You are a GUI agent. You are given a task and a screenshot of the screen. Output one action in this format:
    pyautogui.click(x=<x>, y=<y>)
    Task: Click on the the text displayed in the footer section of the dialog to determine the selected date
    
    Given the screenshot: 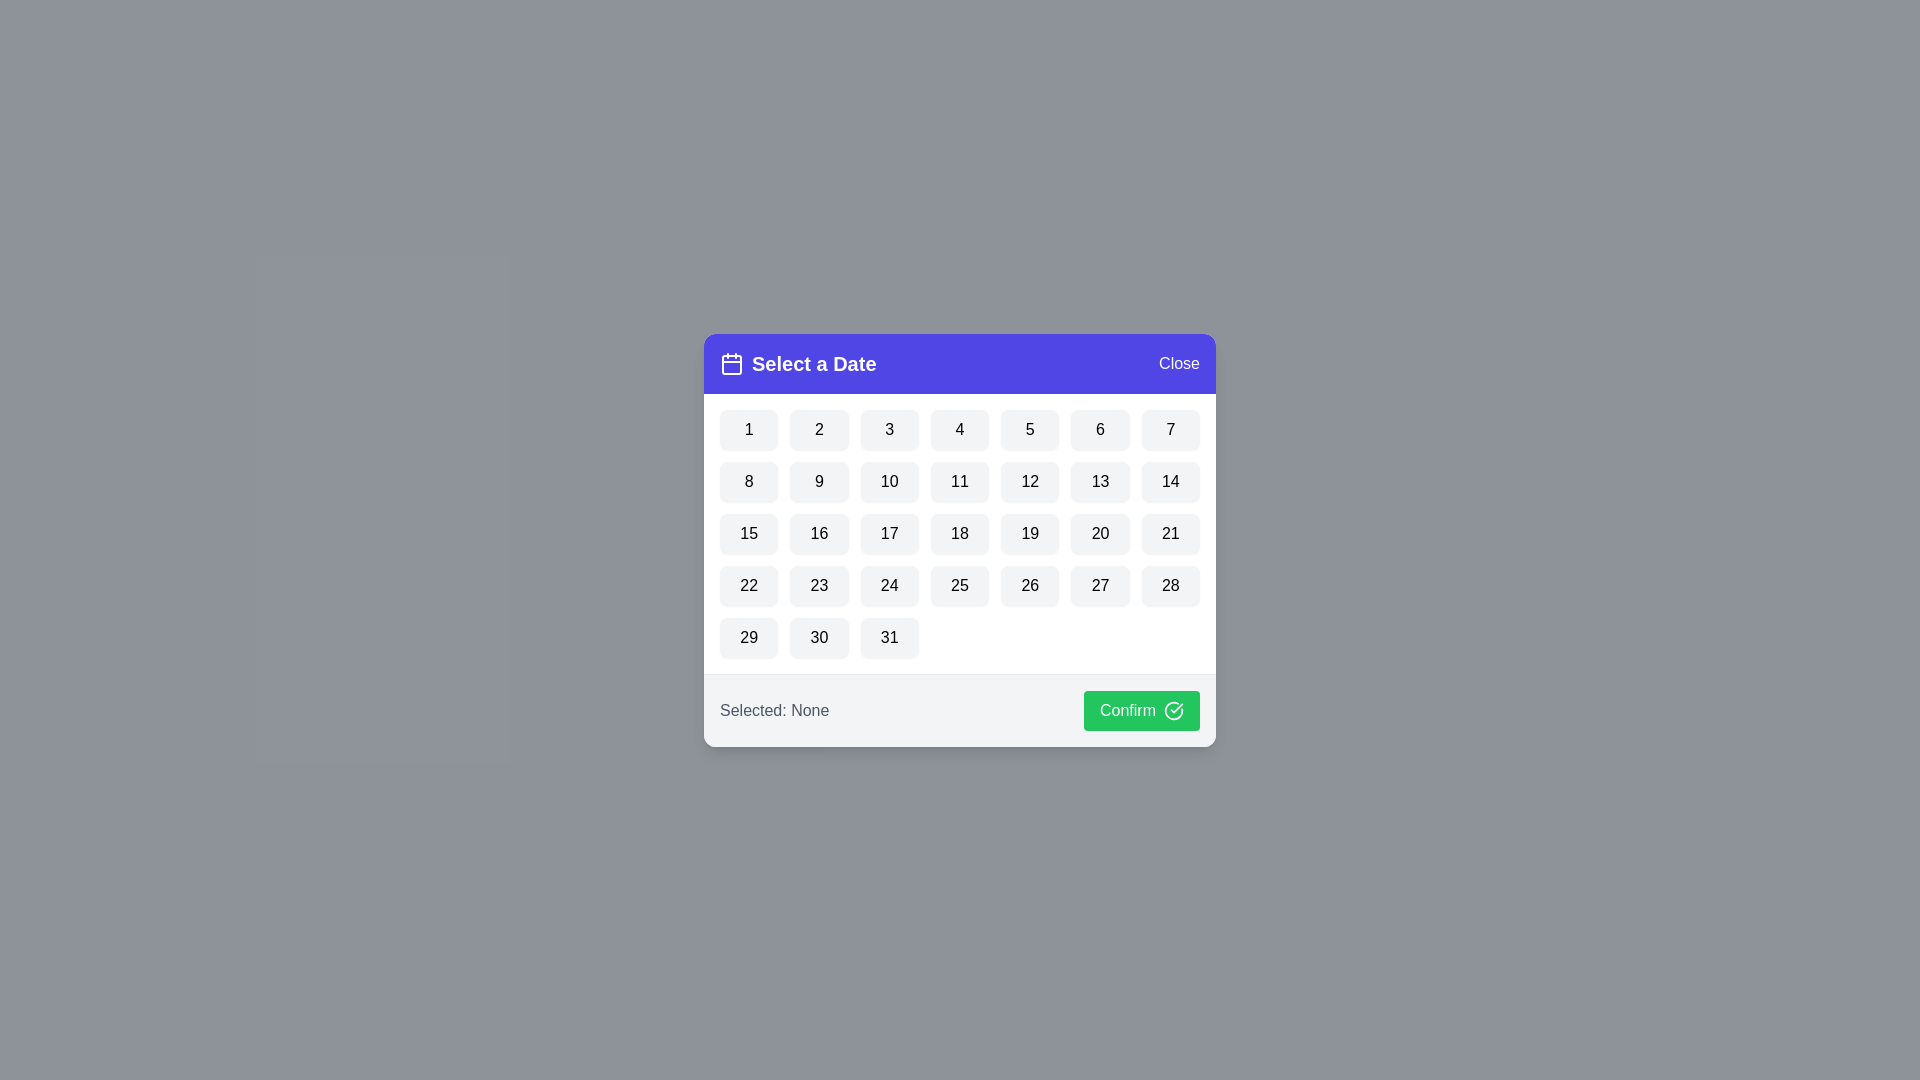 What is the action you would take?
    pyautogui.click(x=773, y=709)
    